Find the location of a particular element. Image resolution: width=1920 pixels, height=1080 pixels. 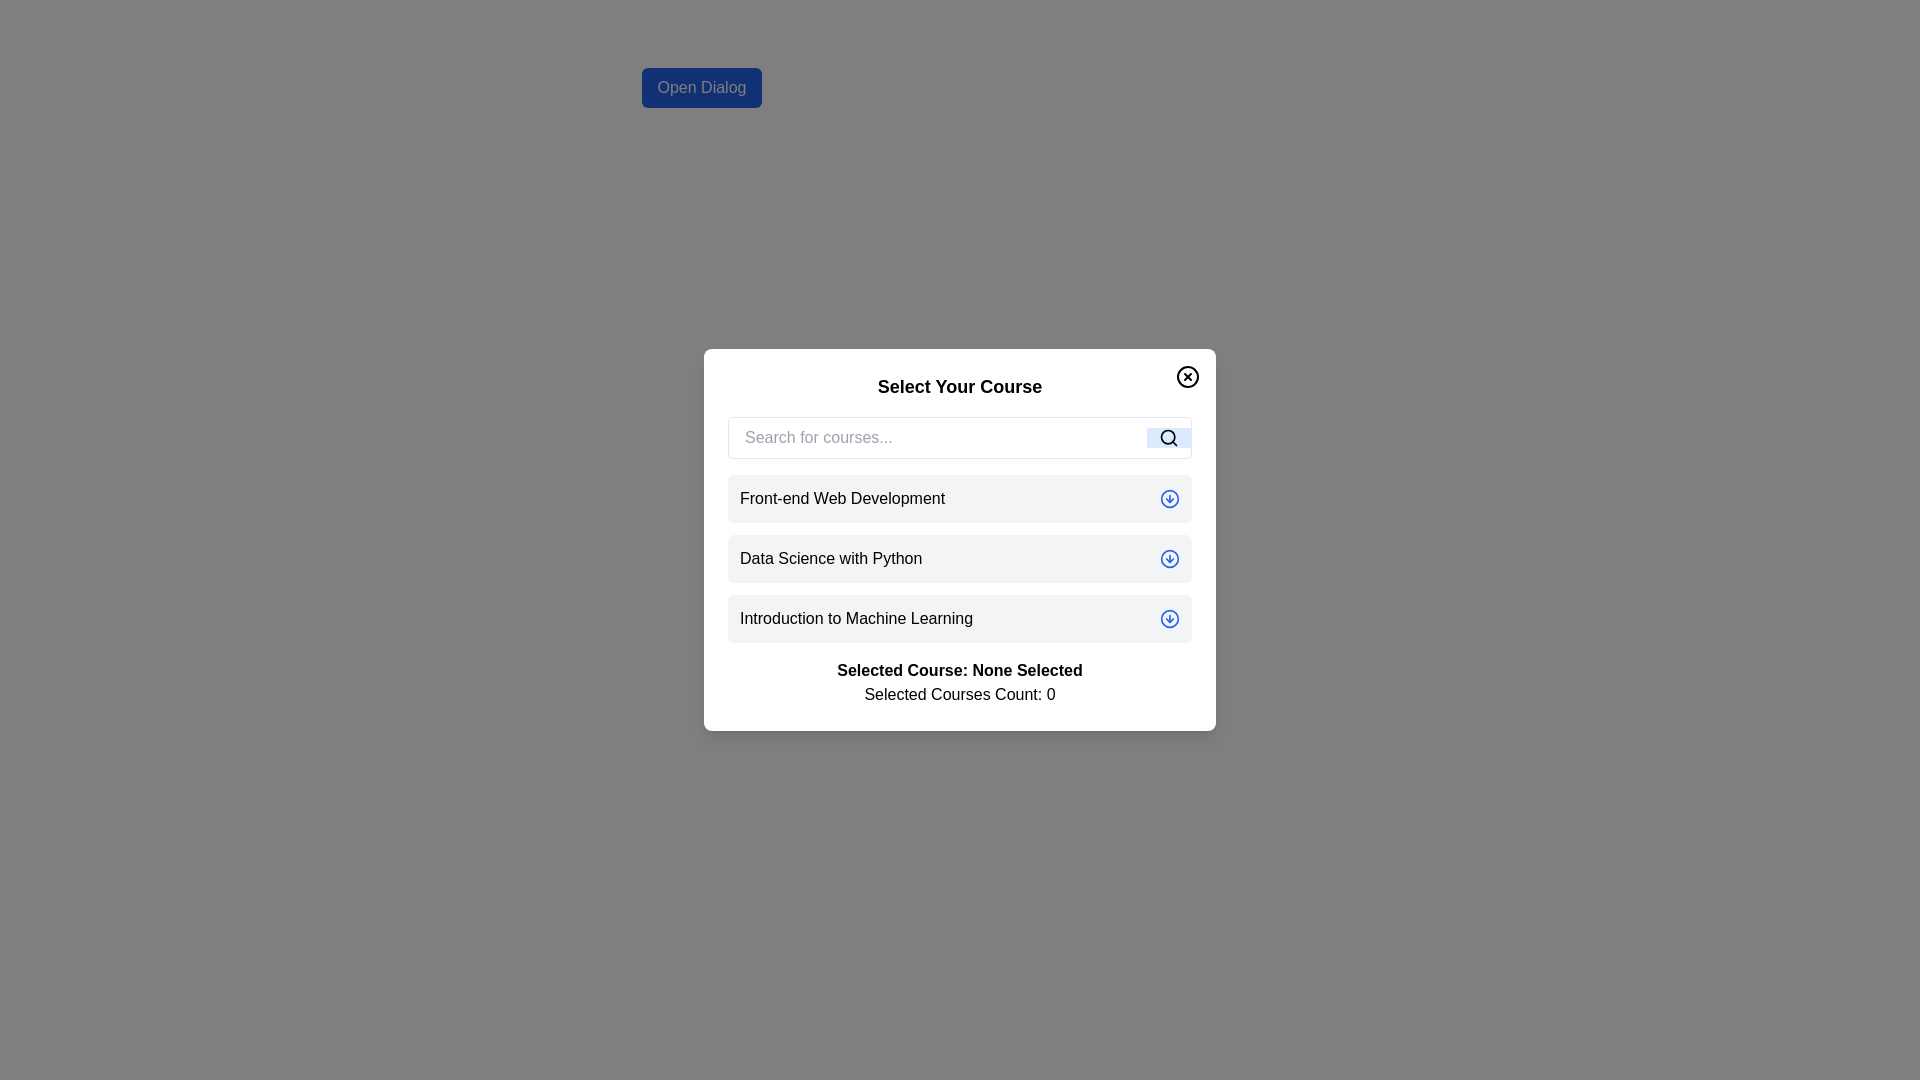

the label displaying the count of selected courses, which currently shows 'zero', located at the bottom-middle of the dialog box is located at coordinates (960, 693).